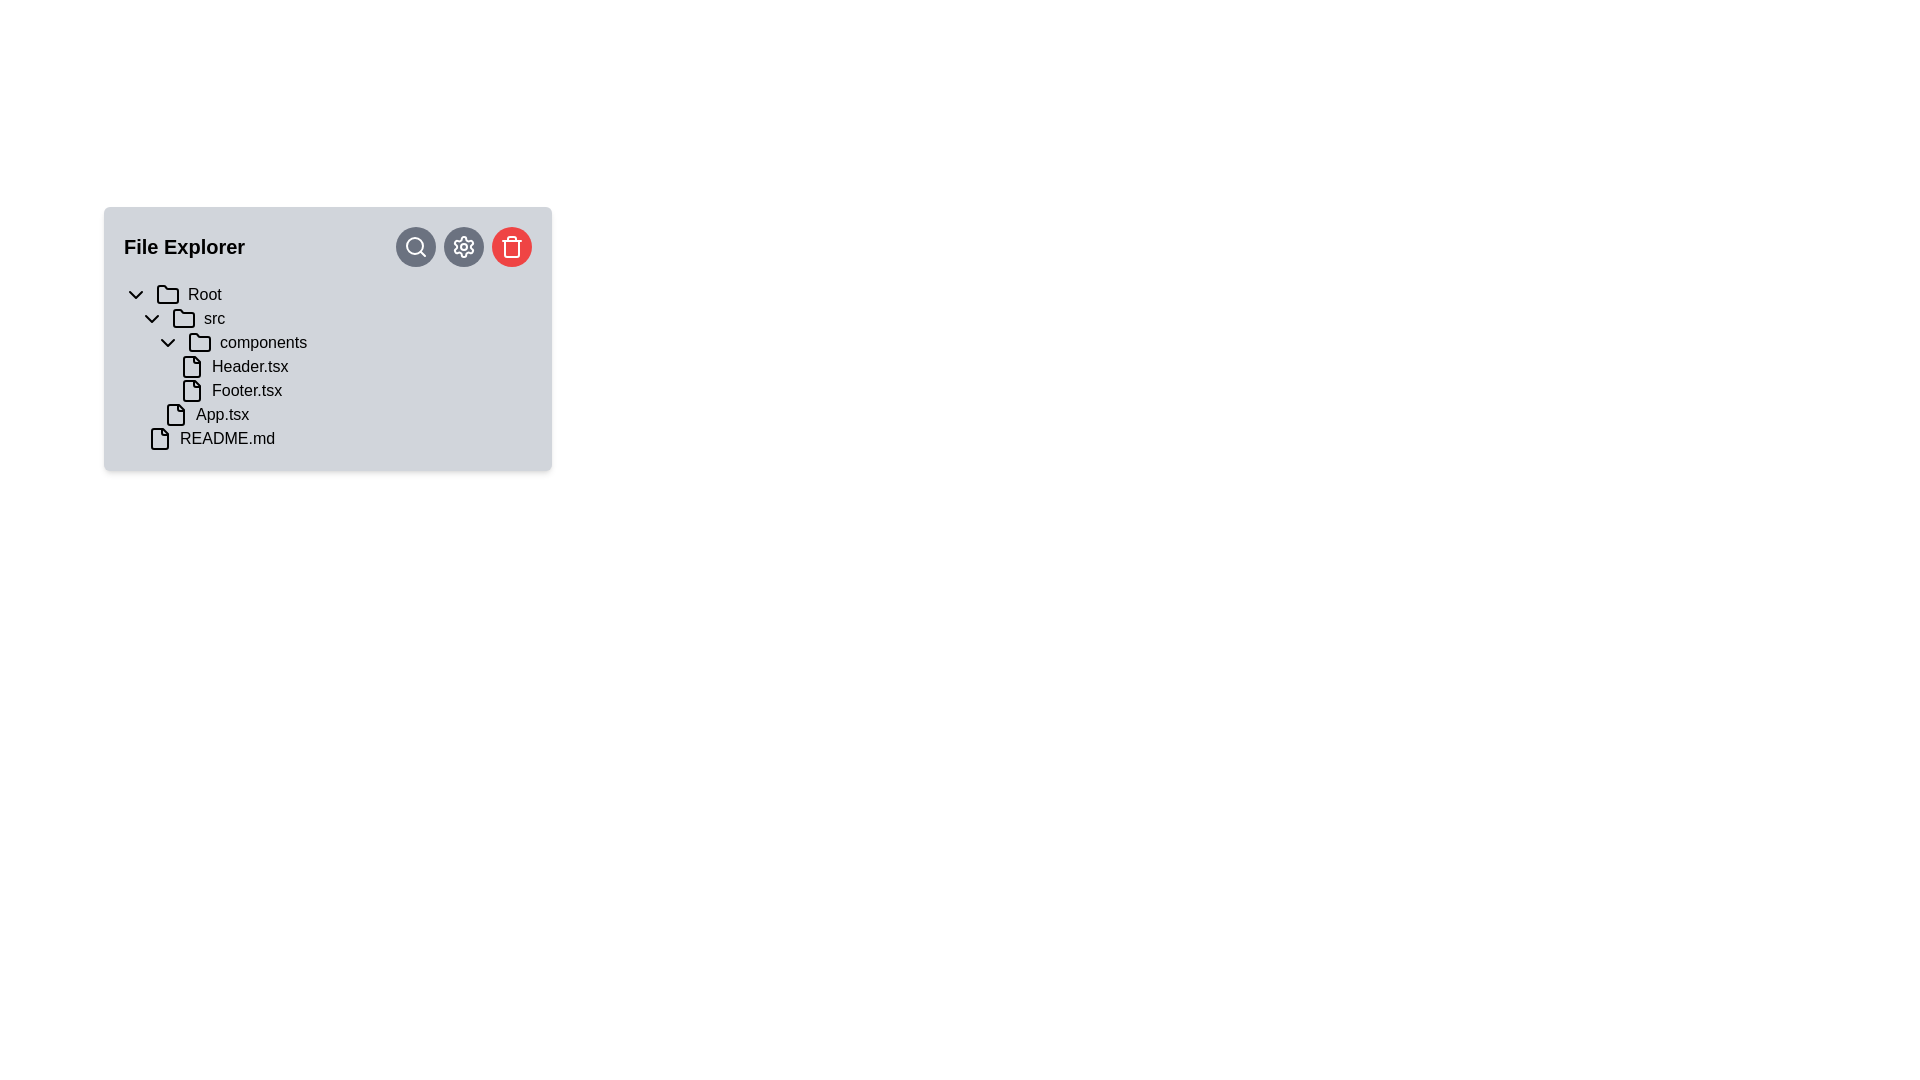  Describe the element at coordinates (183, 317) in the screenshot. I see `the folder icon located next to the text 'src' in the file explorer` at that location.